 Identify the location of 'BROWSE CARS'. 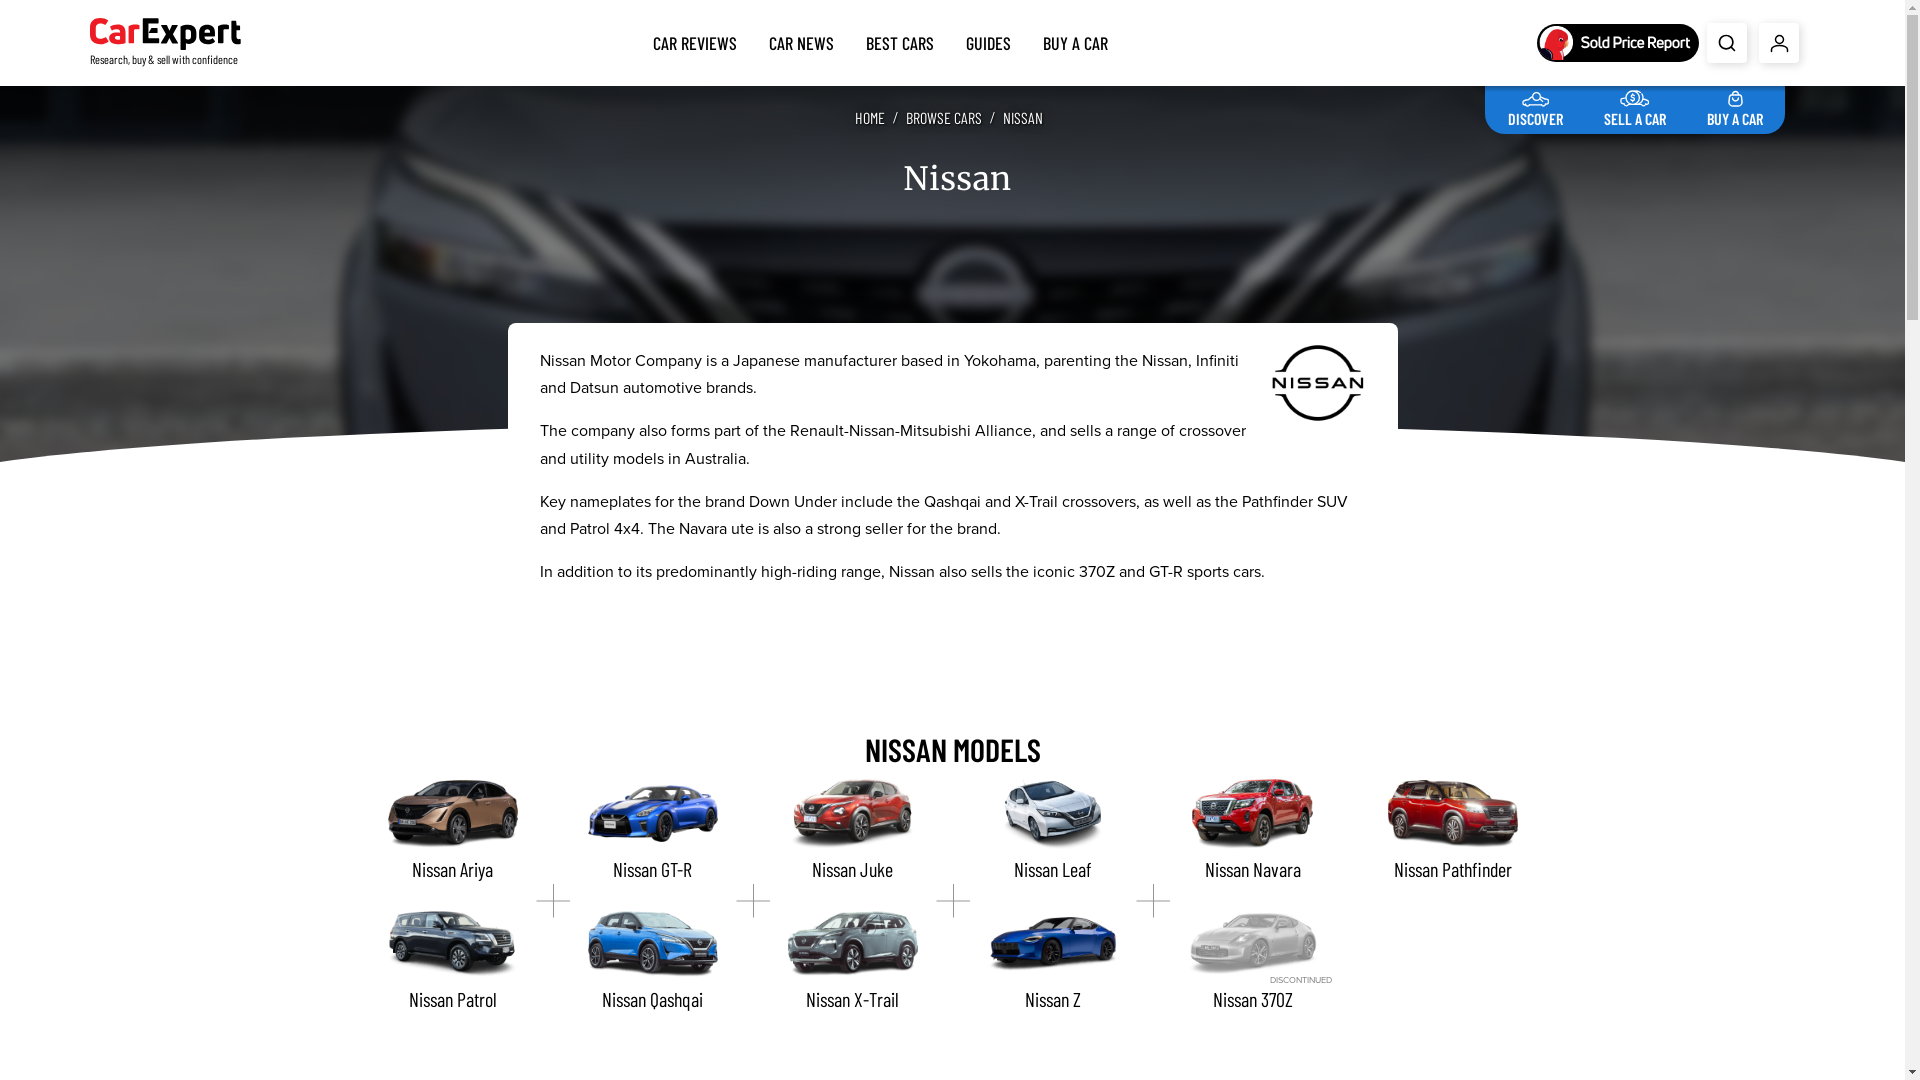
(943, 118).